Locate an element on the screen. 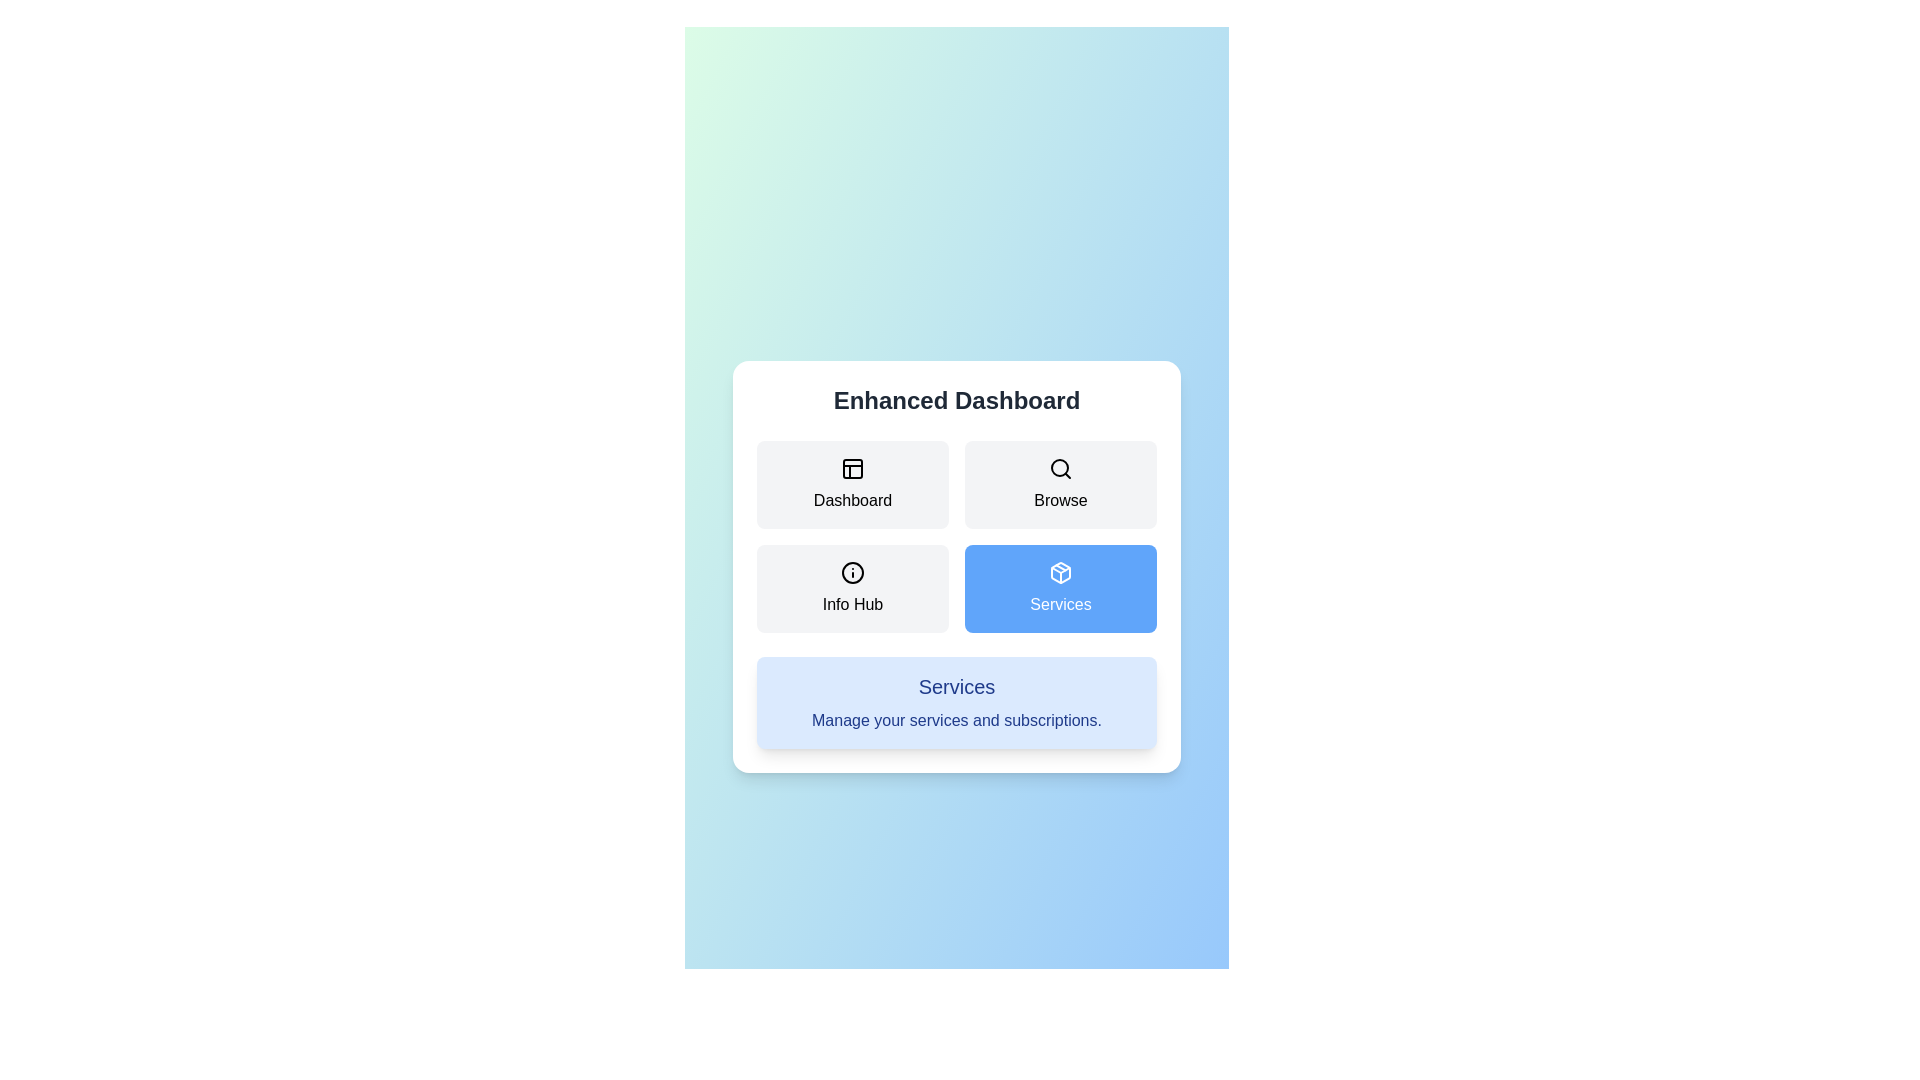 This screenshot has width=1920, height=1080. the Info Hub tab by clicking on its button is located at coordinates (853, 588).